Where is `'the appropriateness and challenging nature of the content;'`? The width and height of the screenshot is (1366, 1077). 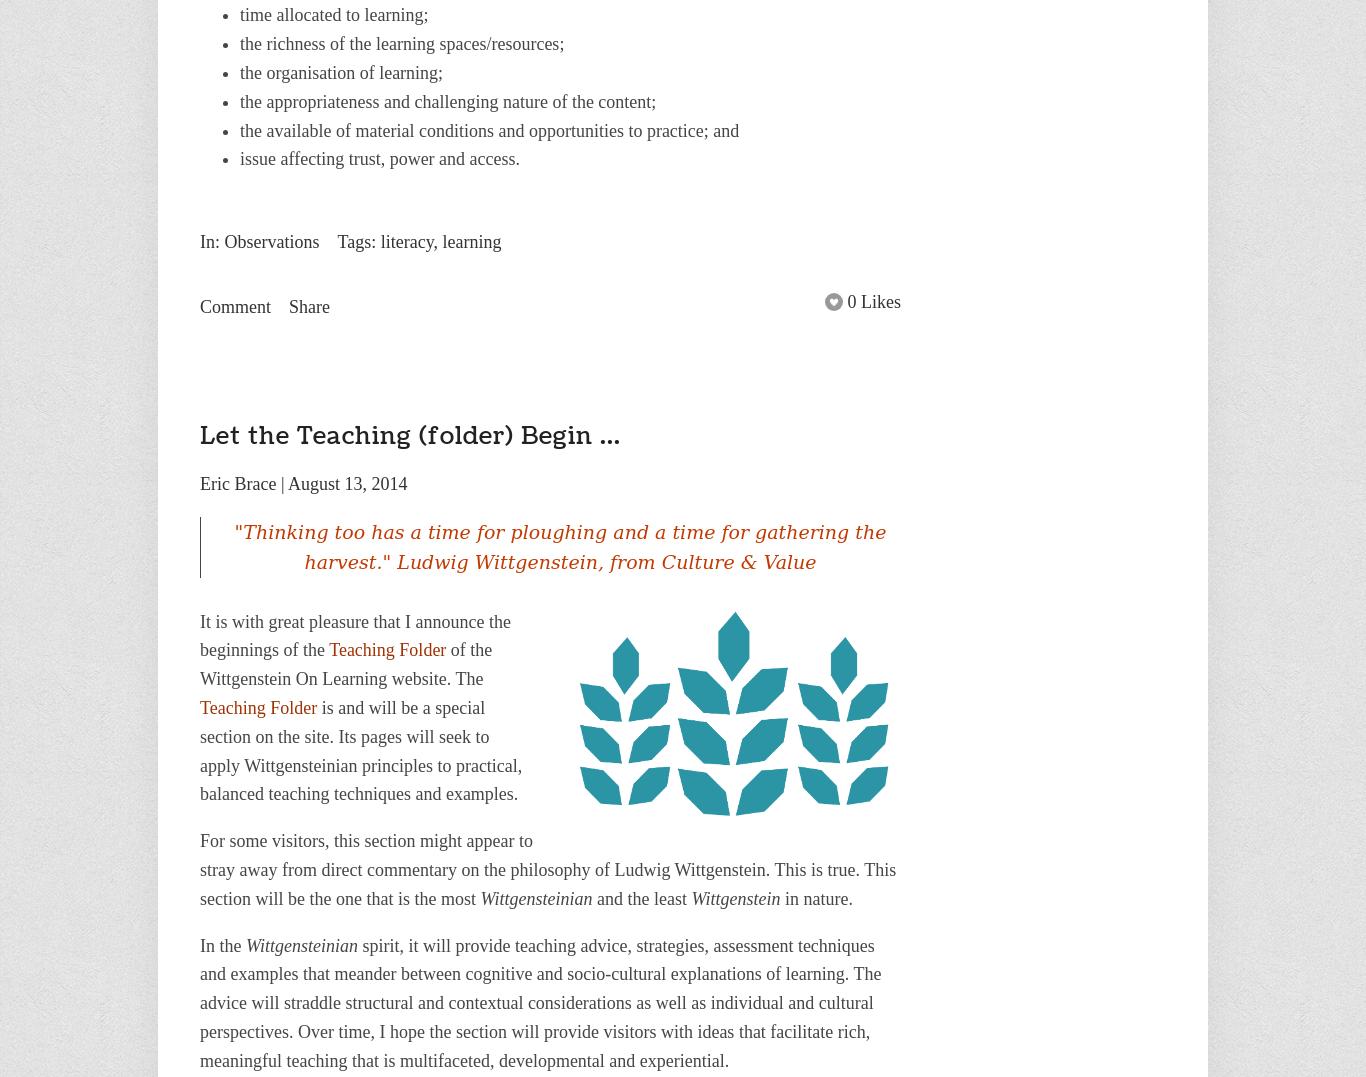
'the appropriateness and challenging nature of the content;' is located at coordinates (447, 100).